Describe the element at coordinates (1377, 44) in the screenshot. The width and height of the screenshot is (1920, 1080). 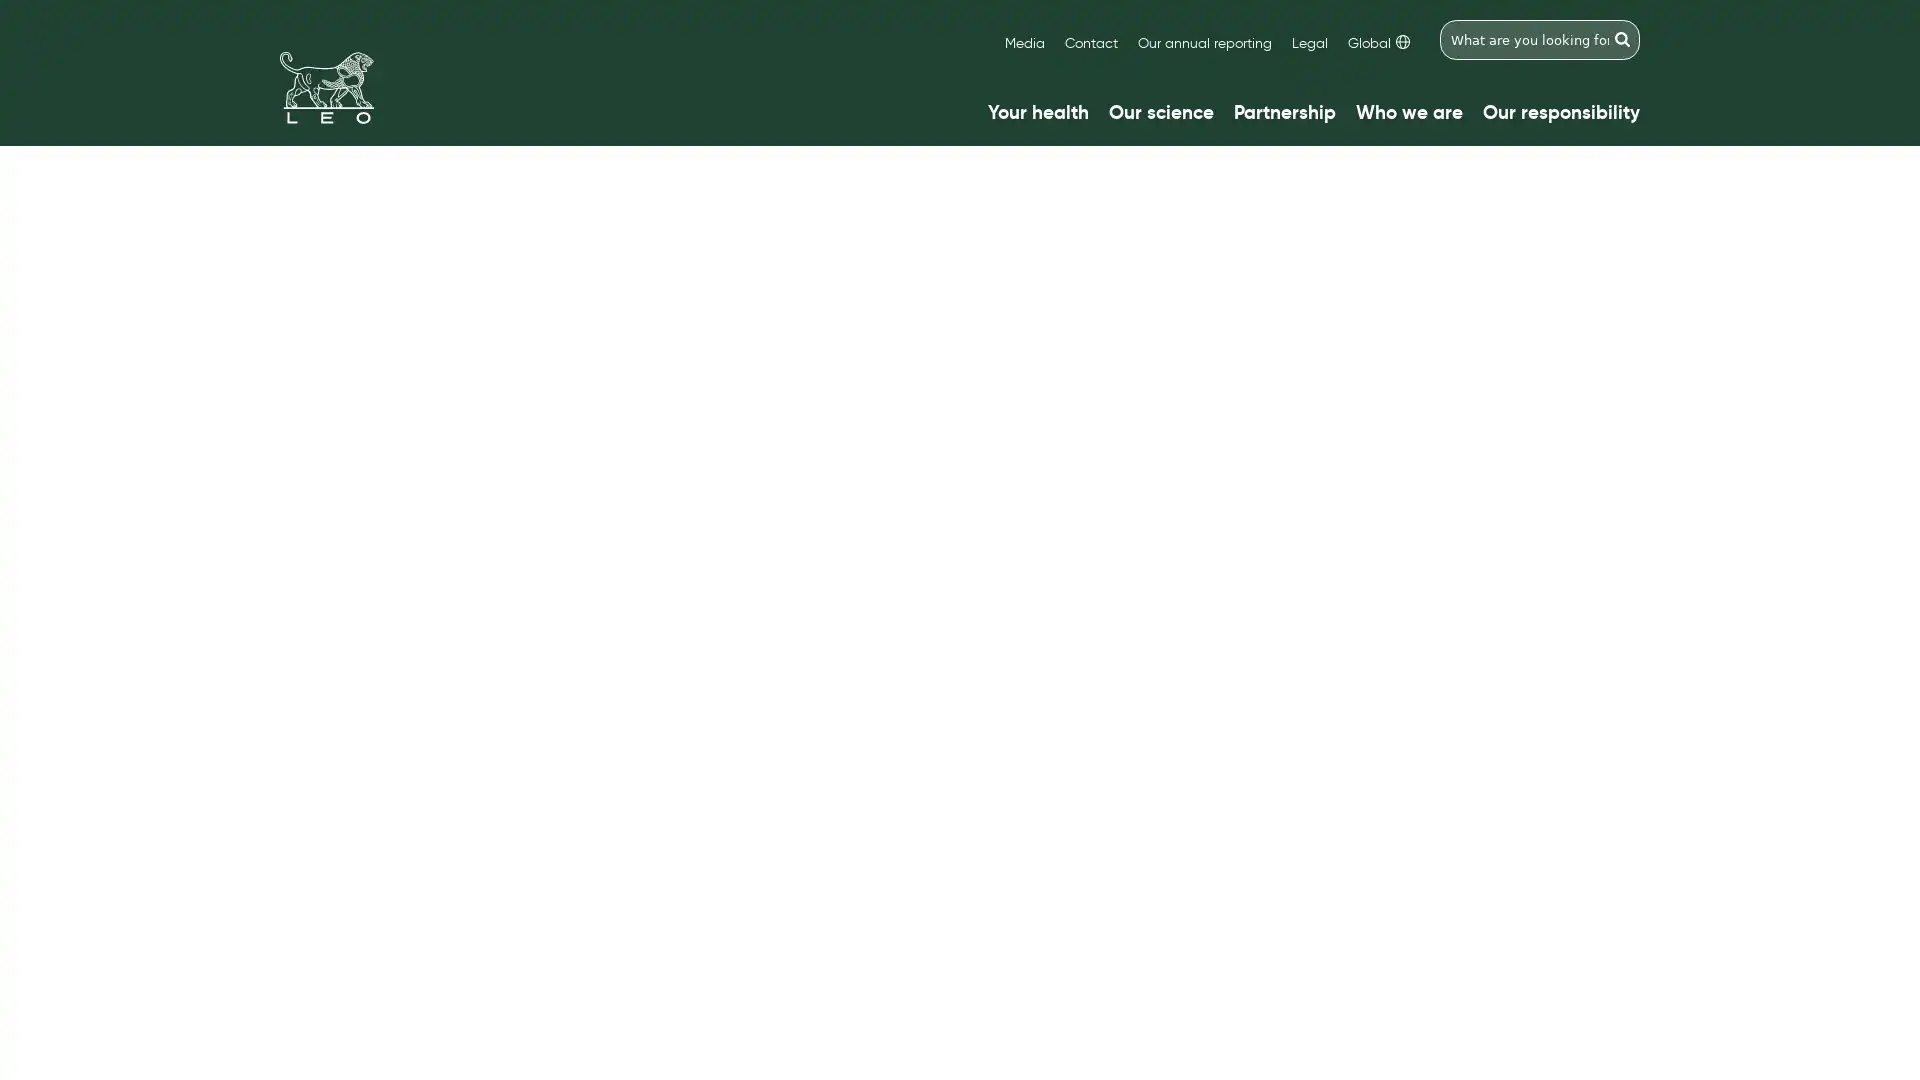
I see `Global` at that location.